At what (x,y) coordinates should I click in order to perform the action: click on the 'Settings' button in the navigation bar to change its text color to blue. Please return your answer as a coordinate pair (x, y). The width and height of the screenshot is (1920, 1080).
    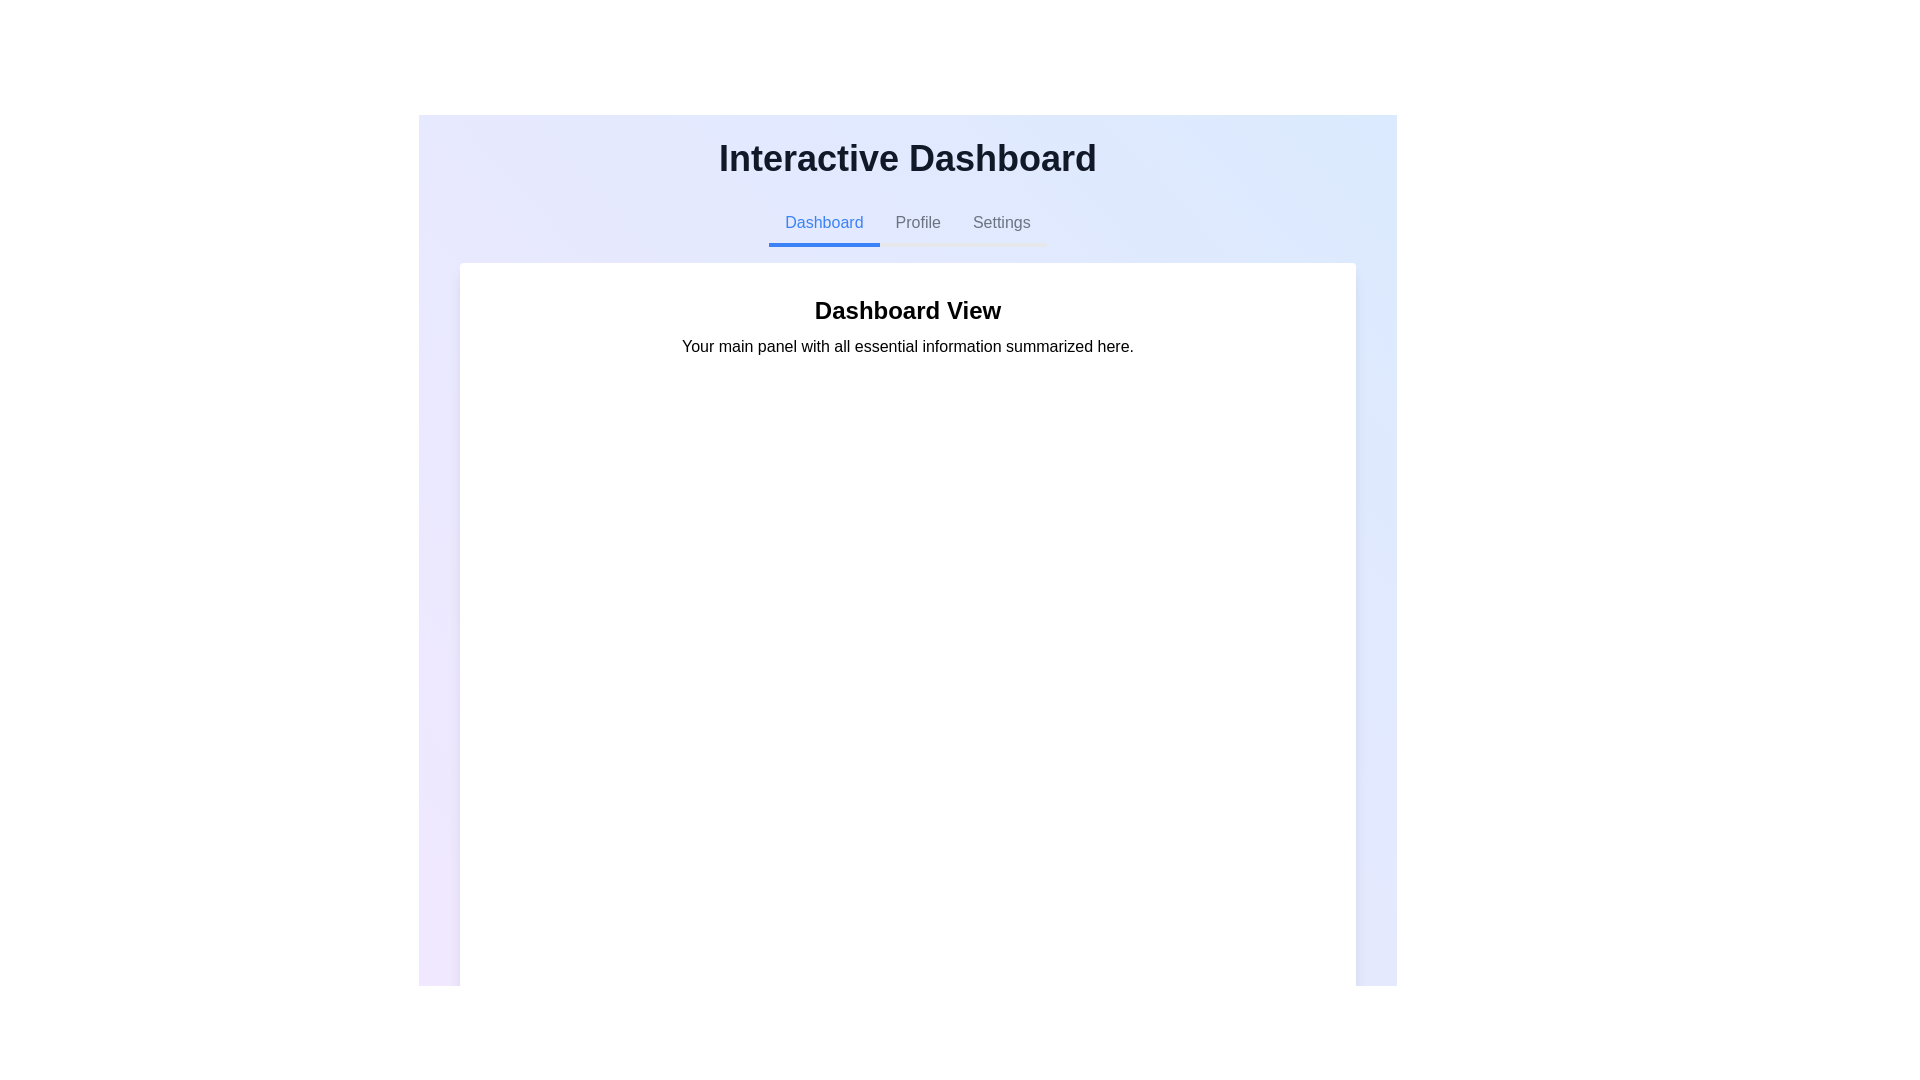
    Looking at the image, I should click on (1001, 224).